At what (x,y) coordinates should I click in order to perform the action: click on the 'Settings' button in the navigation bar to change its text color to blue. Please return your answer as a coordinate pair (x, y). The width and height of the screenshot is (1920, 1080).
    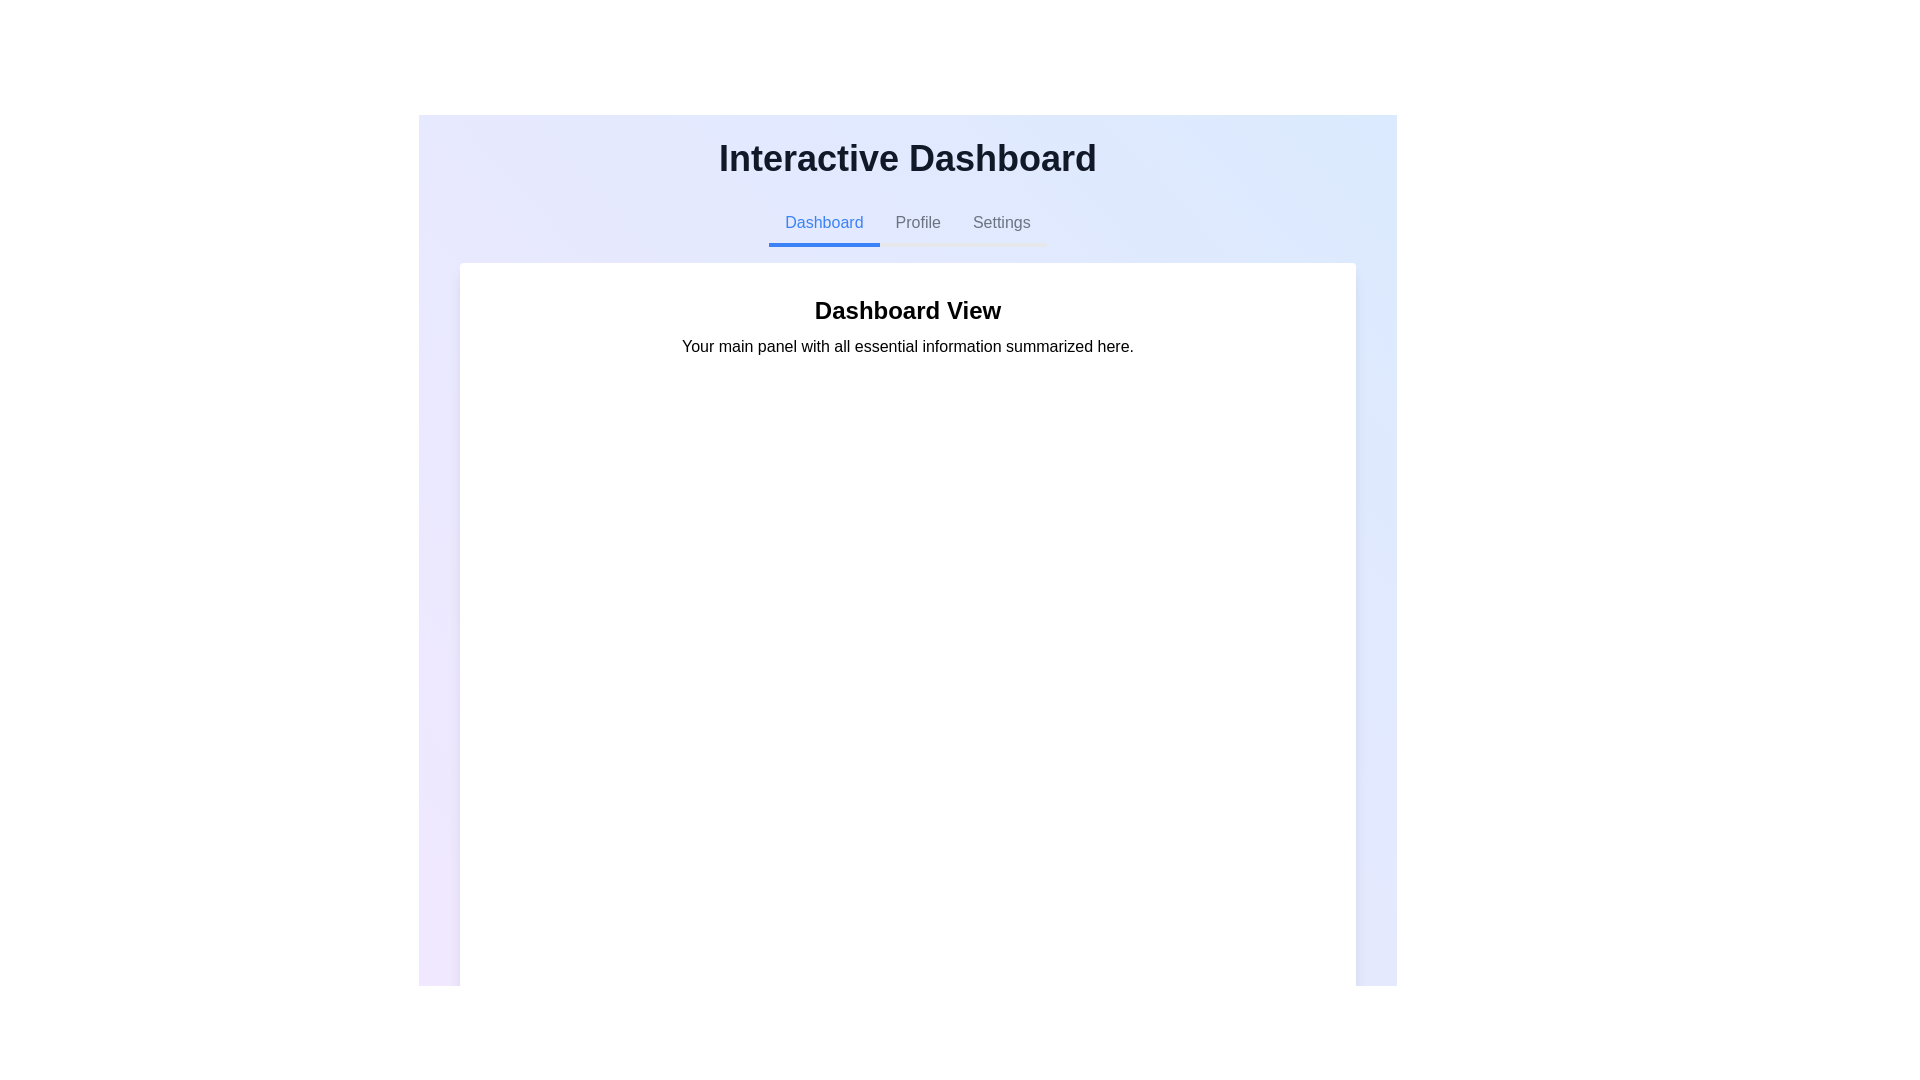
    Looking at the image, I should click on (1001, 224).